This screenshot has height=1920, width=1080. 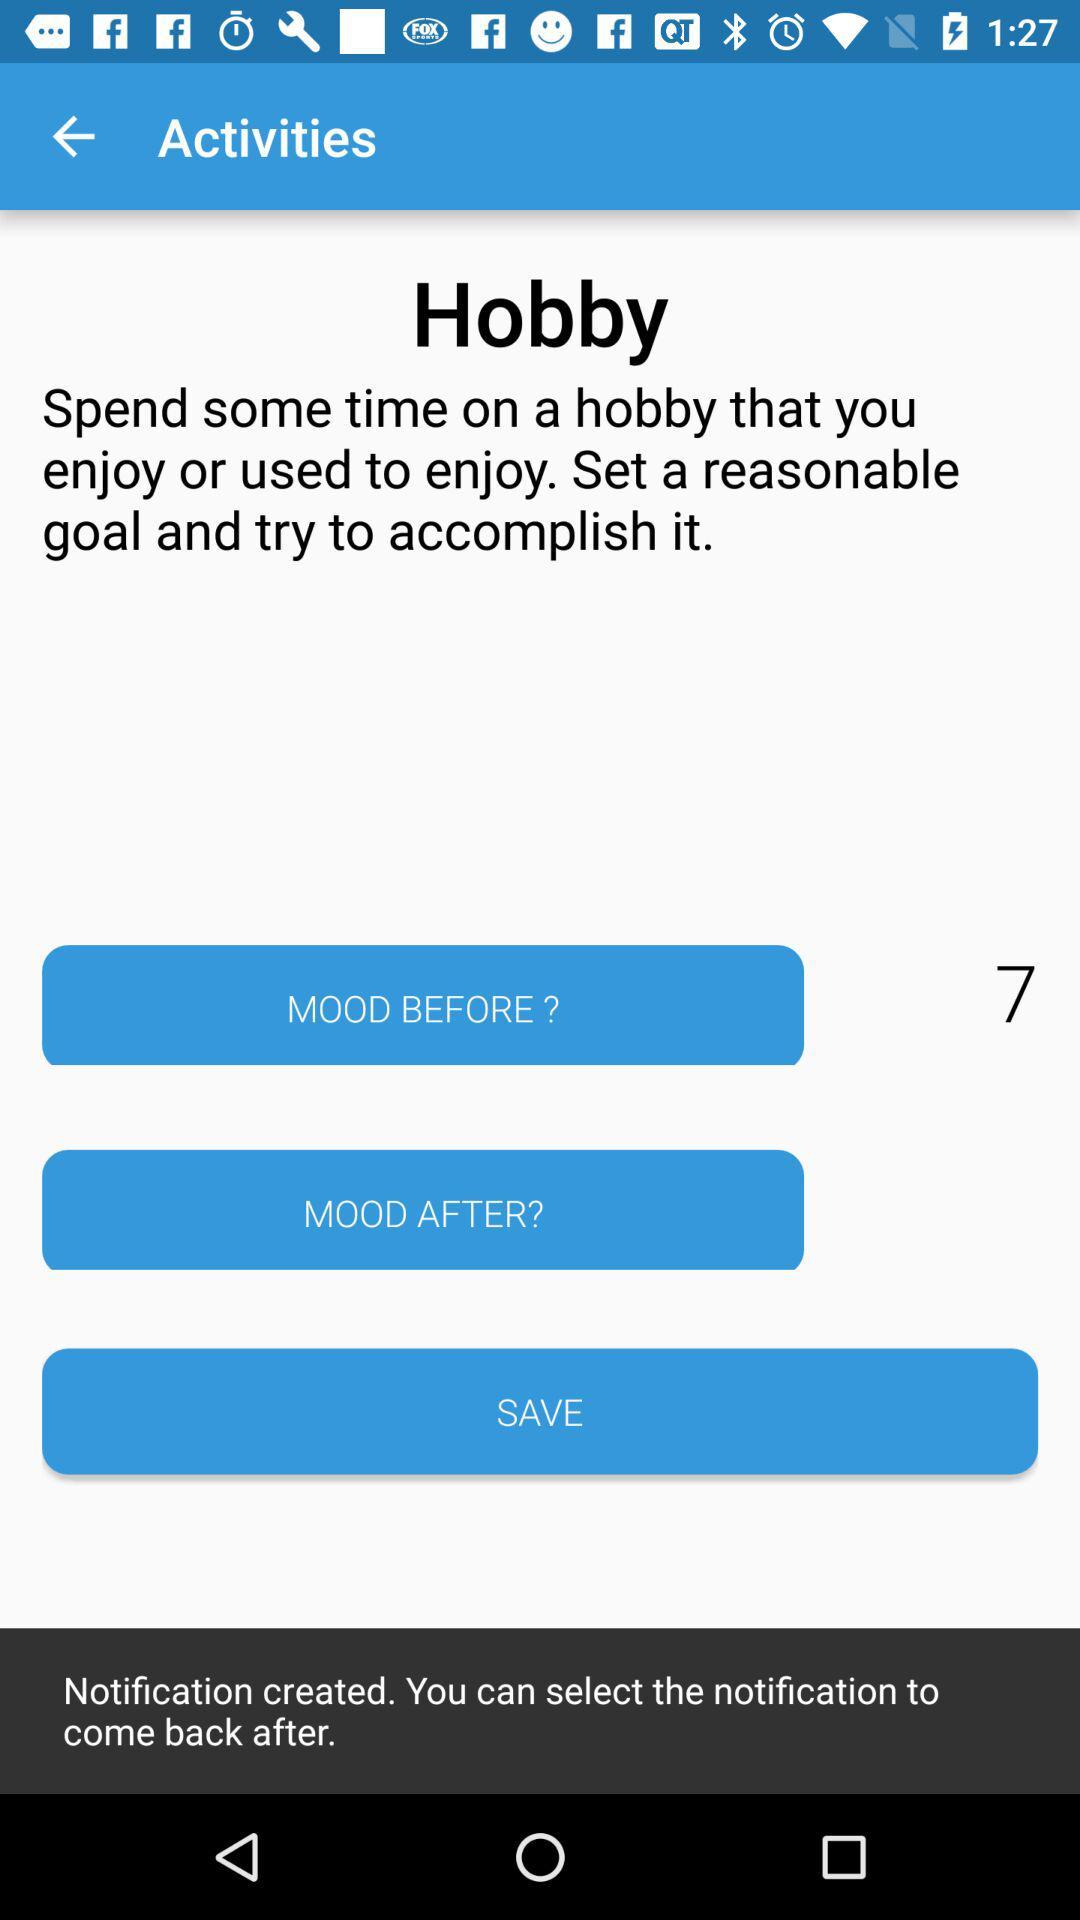 What do you see at coordinates (72, 135) in the screenshot?
I see `the icon to the left of the activities icon` at bounding box center [72, 135].